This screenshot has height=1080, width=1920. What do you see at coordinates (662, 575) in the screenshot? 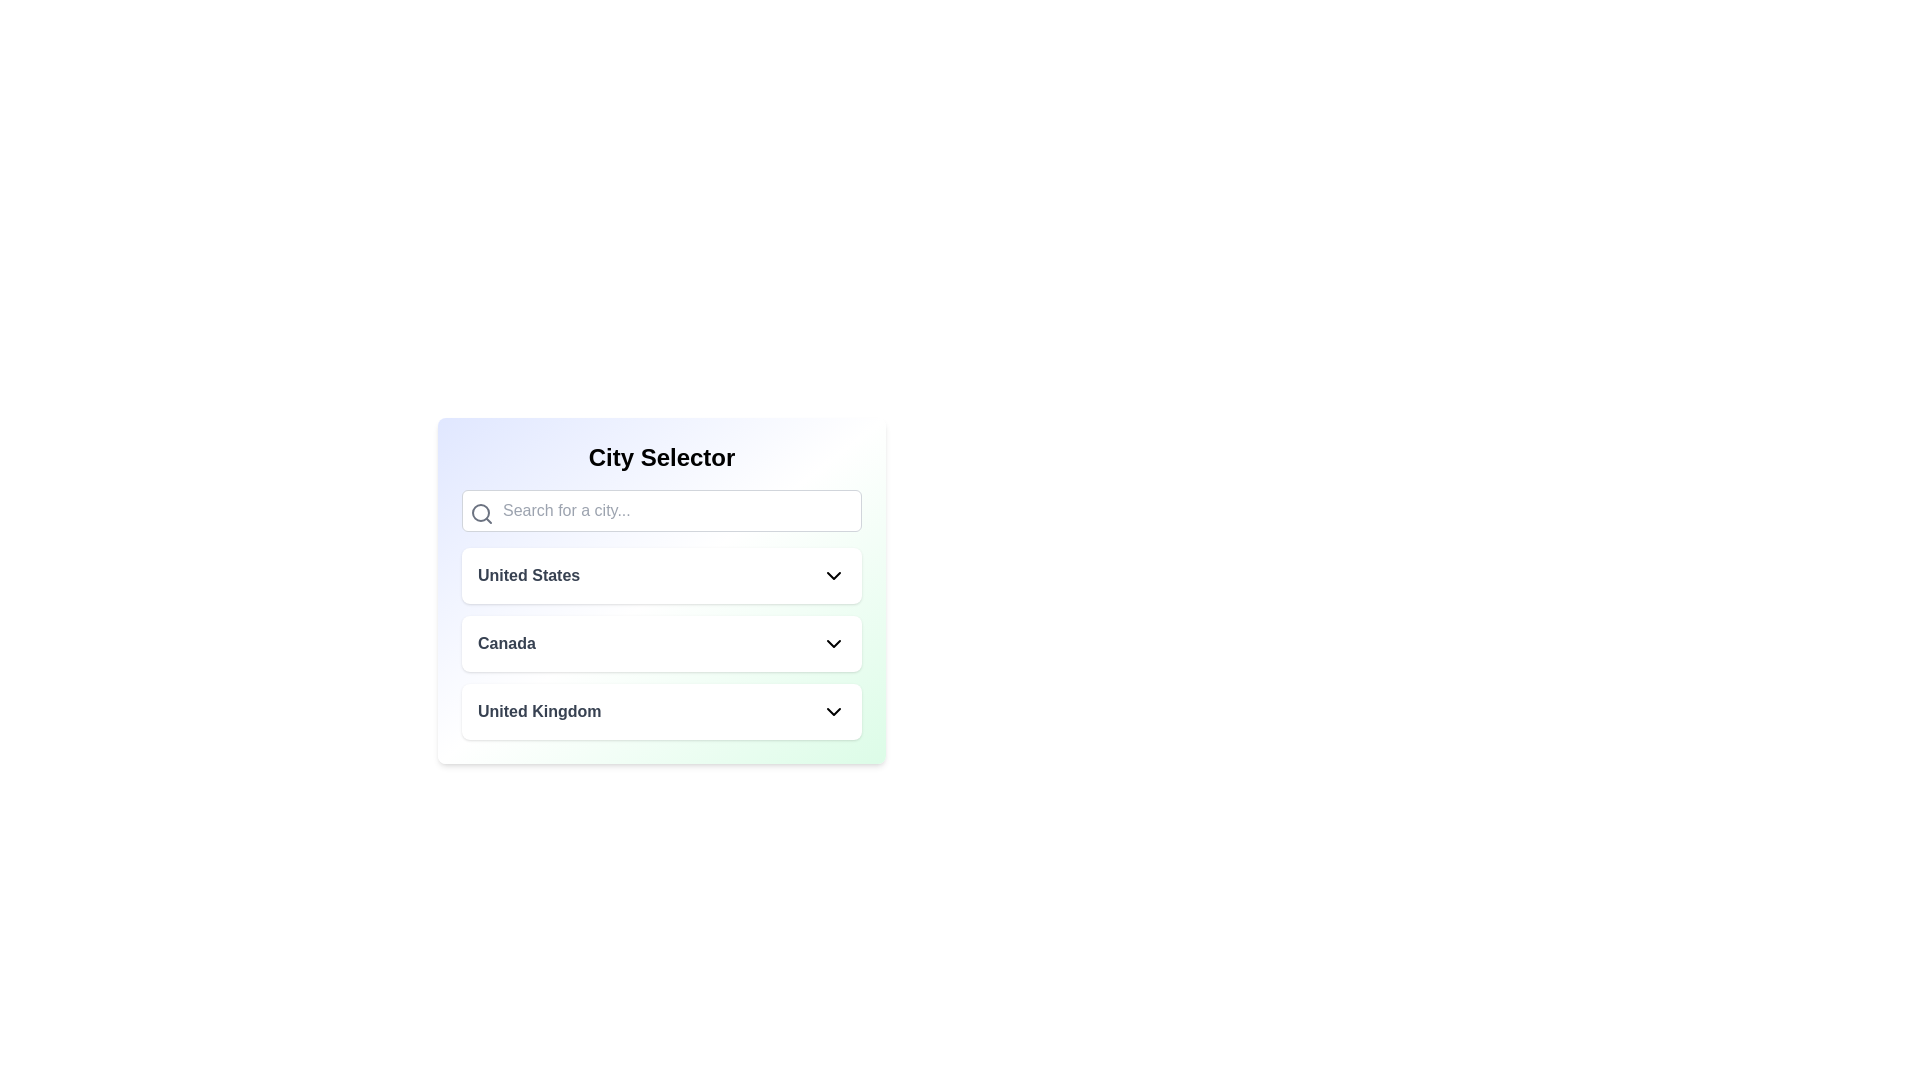
I see `the clickable menu item for selecting 'United States' in the 'City Selector' dropdown menu` at bounding box center [662, 575].